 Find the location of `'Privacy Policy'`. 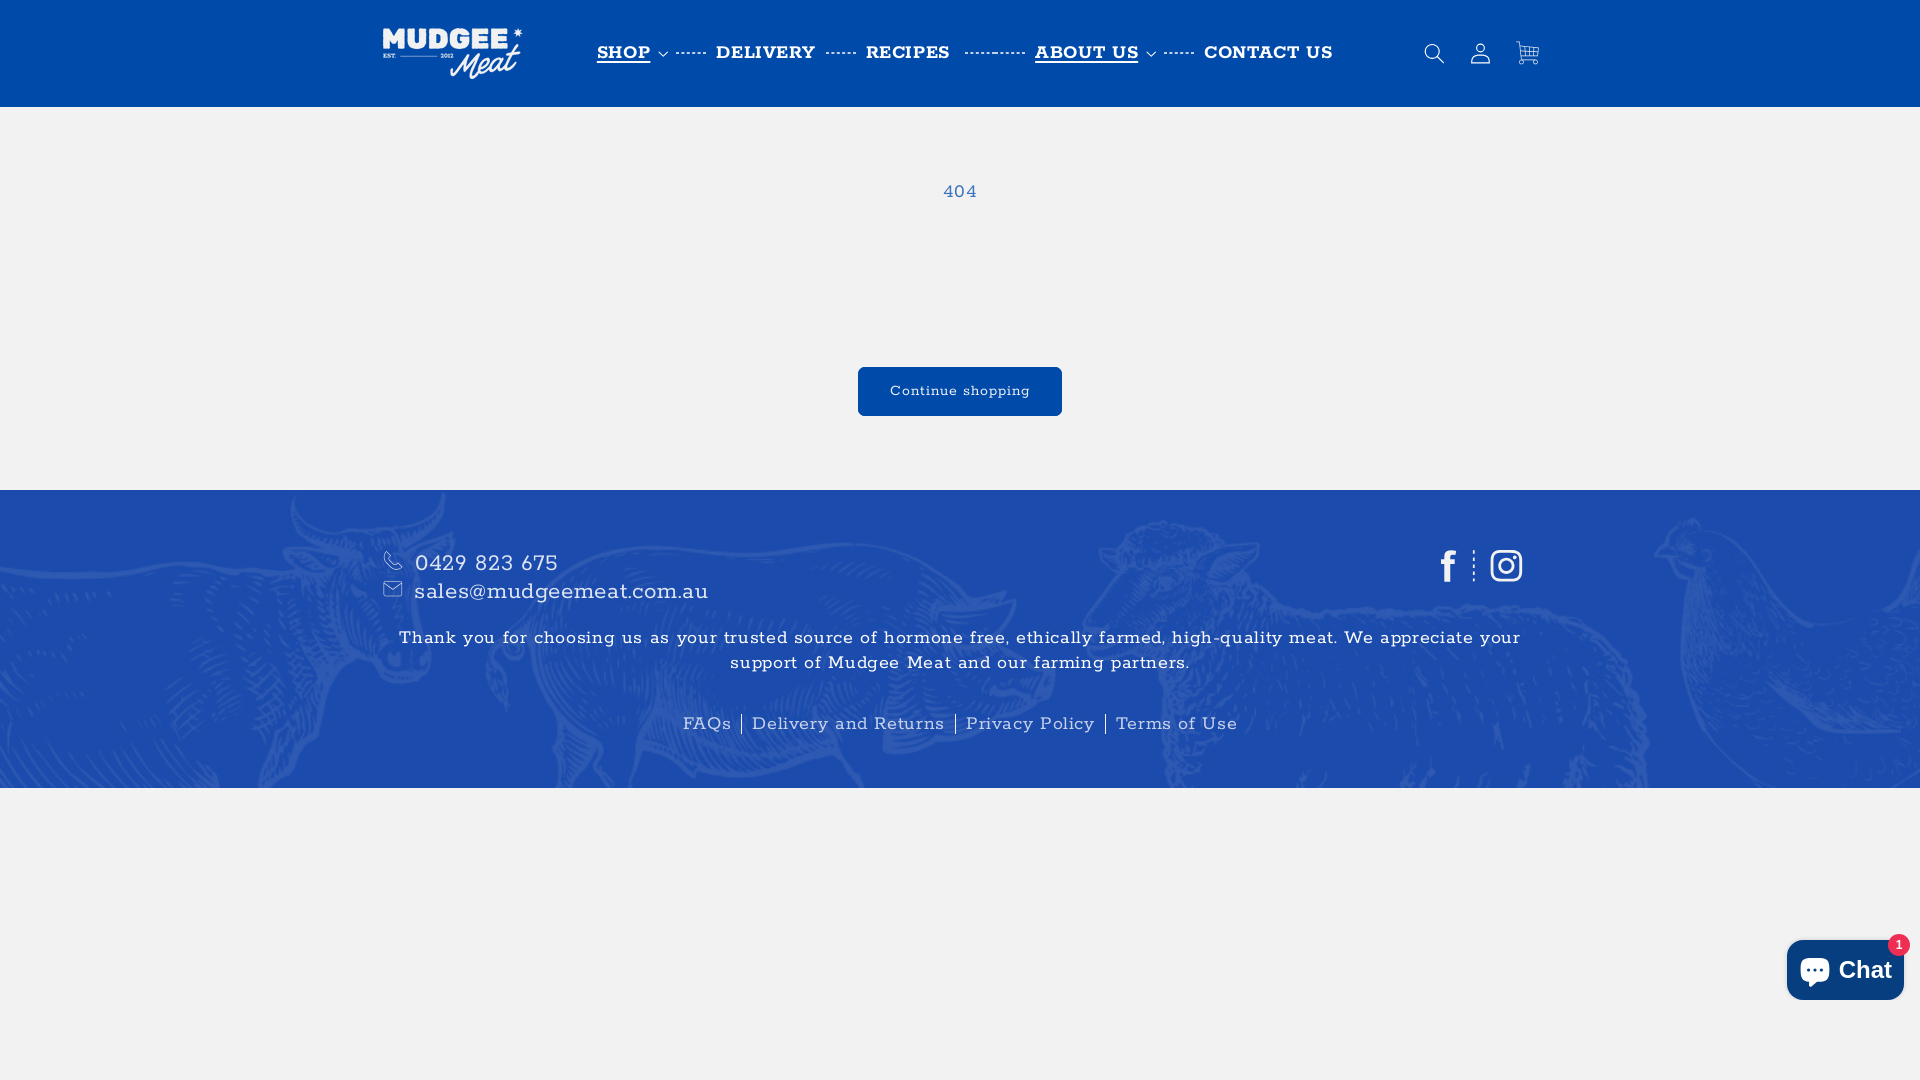

'Privacy Policy' is located at coordinates (954, 724).